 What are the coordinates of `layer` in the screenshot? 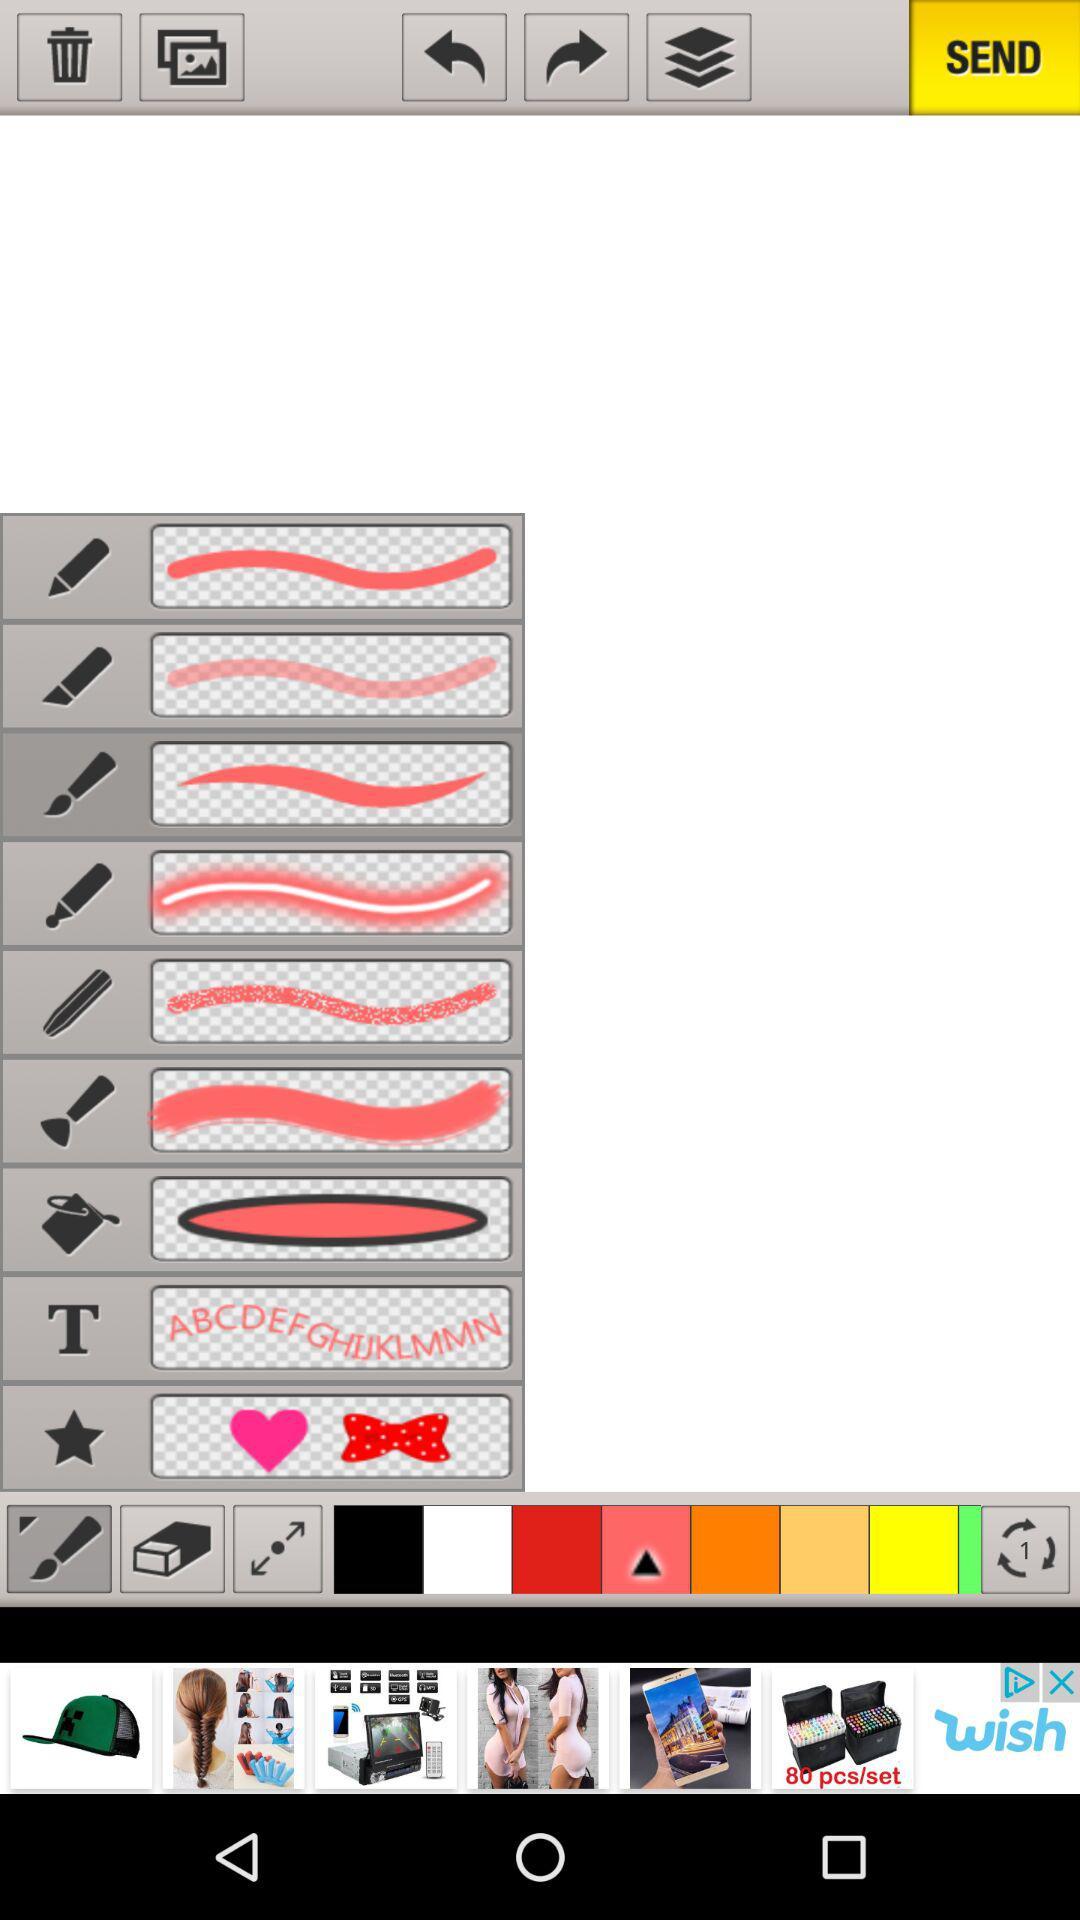 It's located at (697, 57).